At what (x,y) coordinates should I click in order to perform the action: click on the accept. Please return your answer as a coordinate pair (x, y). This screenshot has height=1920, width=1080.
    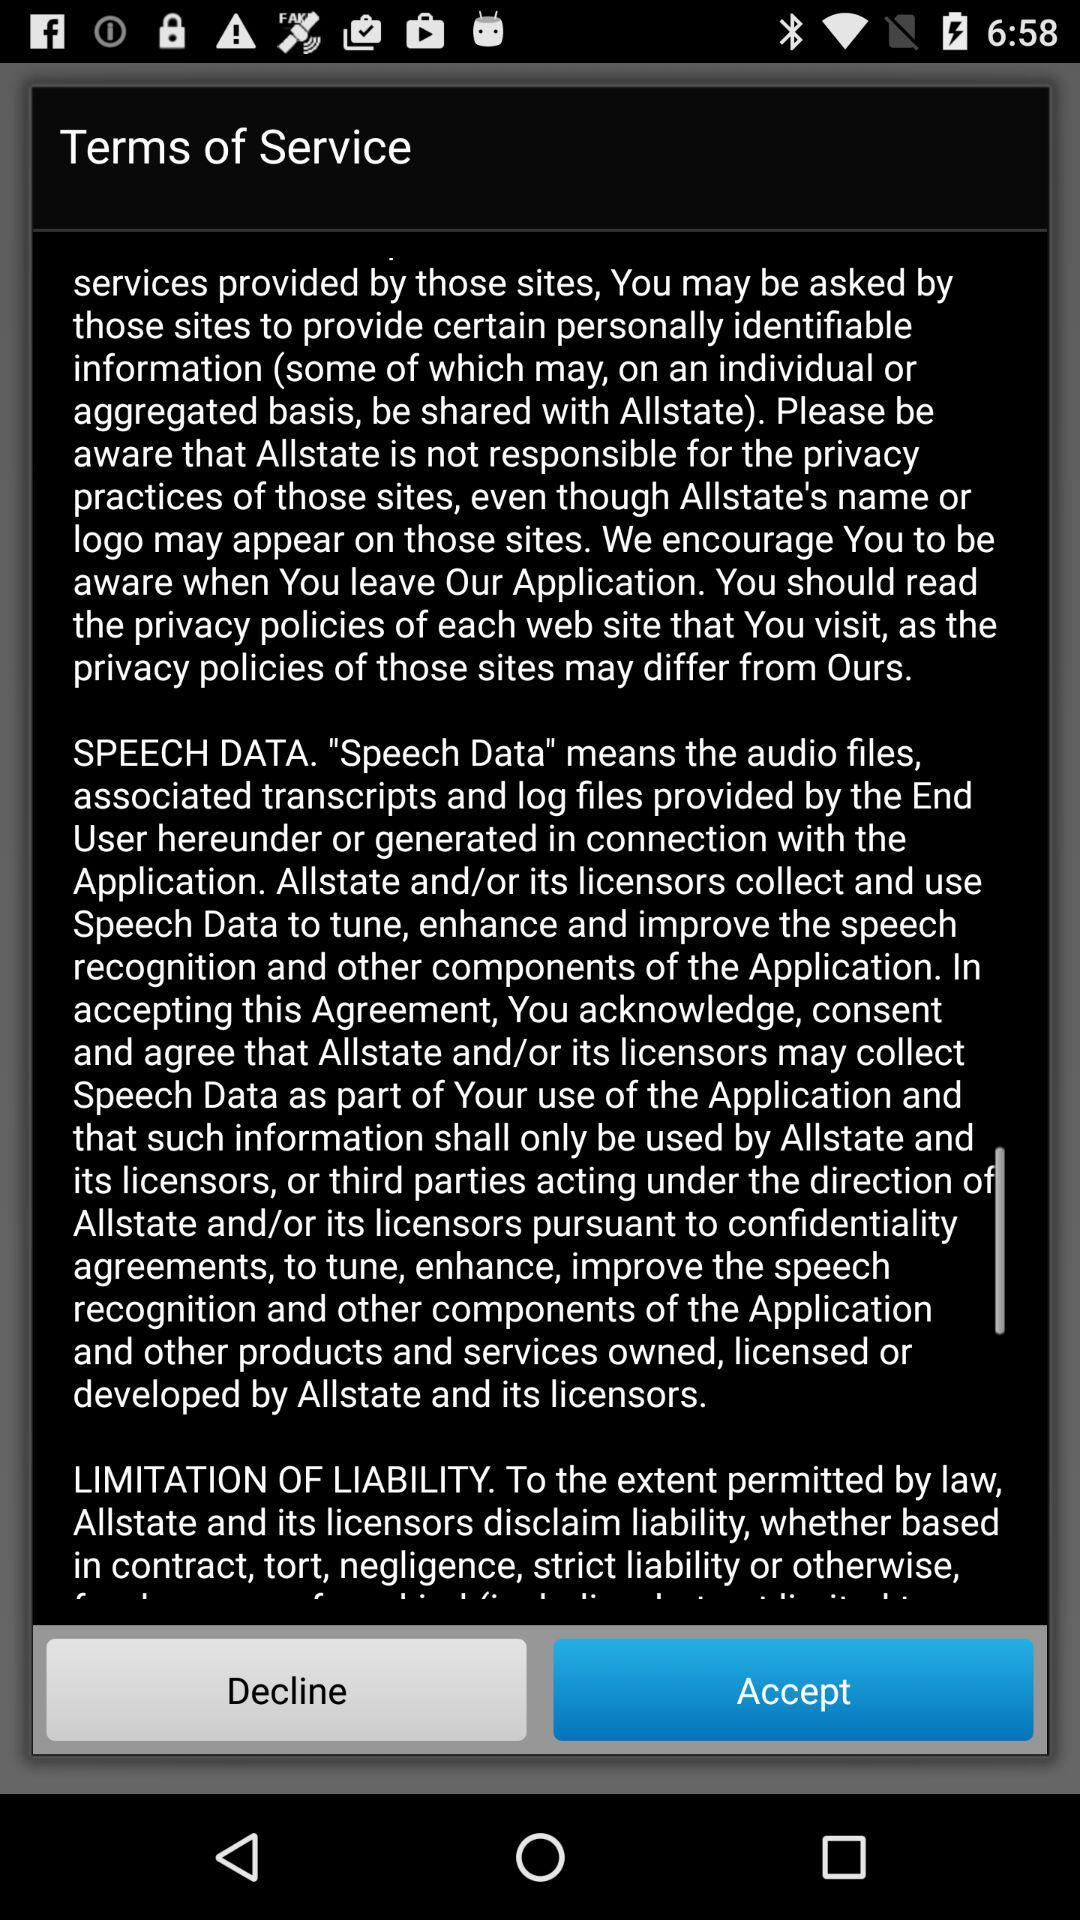
    Looking at the image, I should click on (792, 1688).